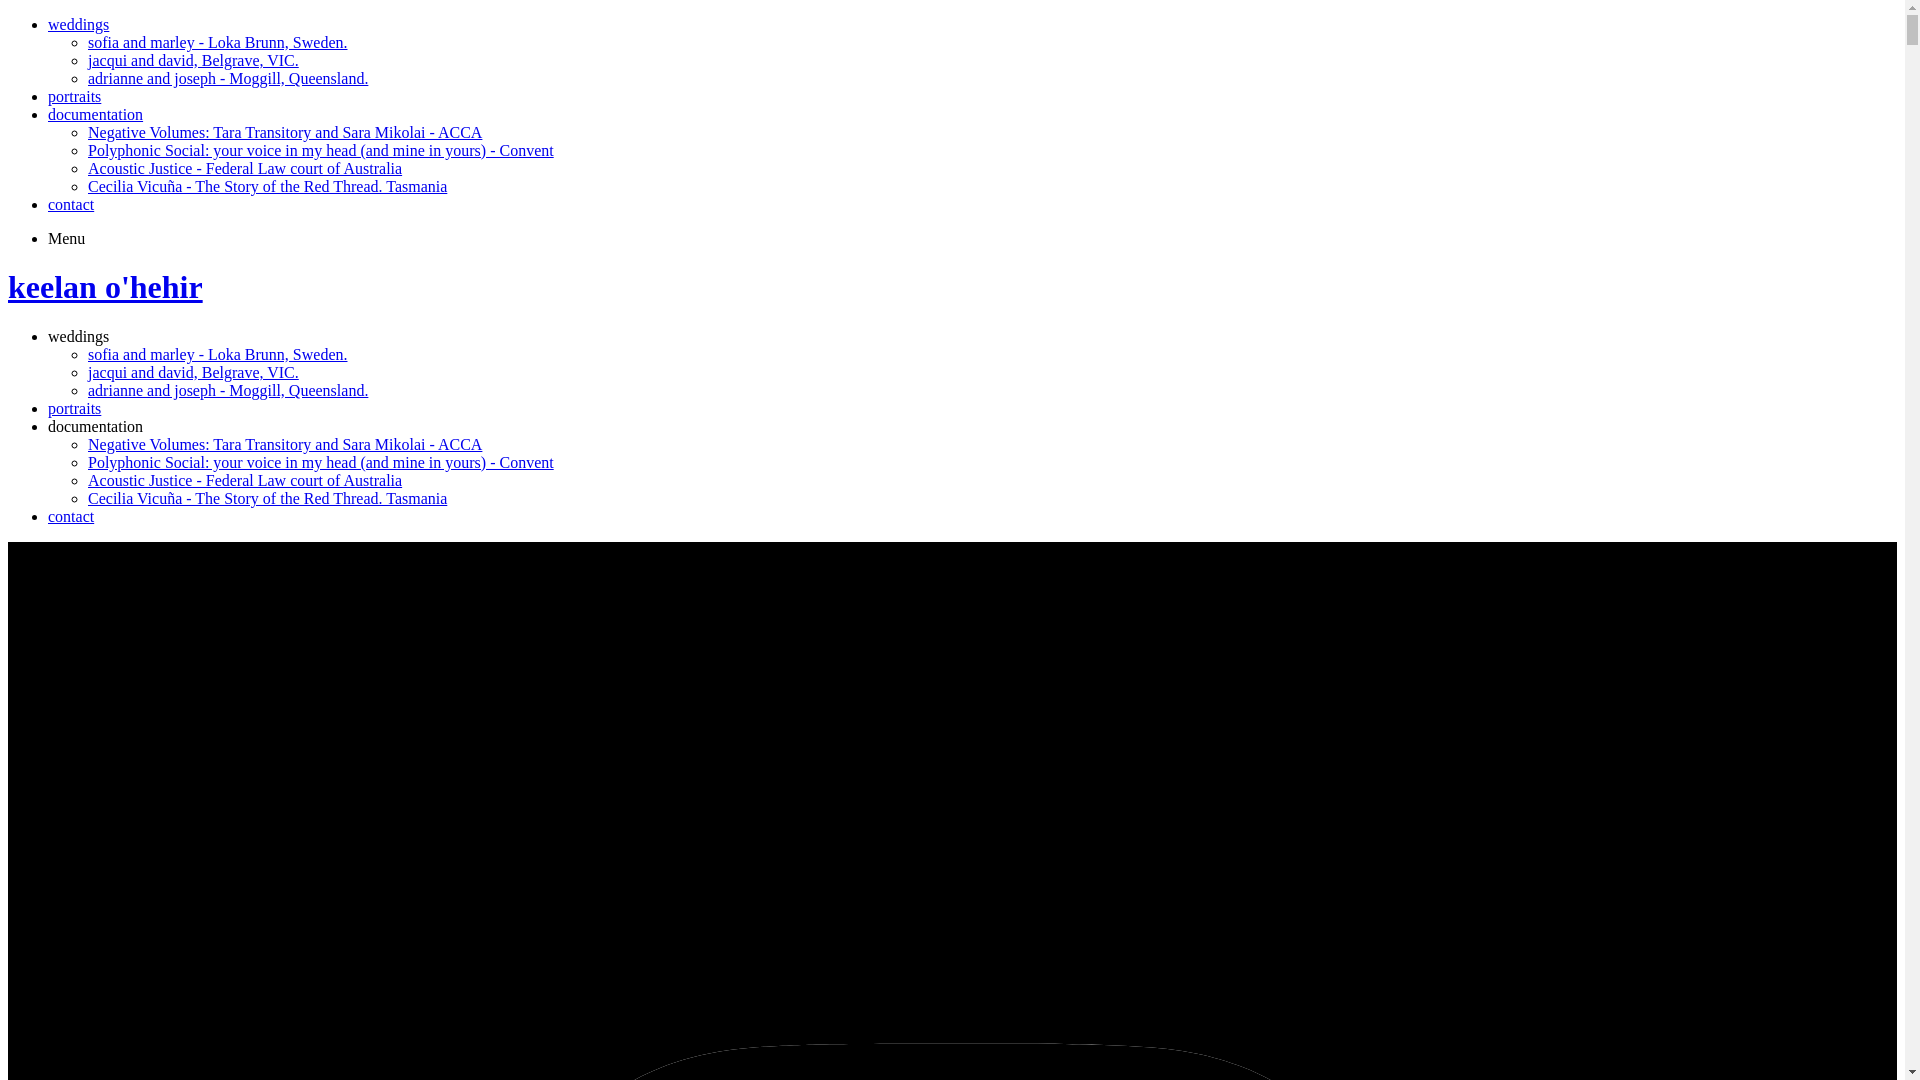 Image resolution: width=1920 pixels, height=1080 pixels. I want to click on 'portraits', so click(74, 96).